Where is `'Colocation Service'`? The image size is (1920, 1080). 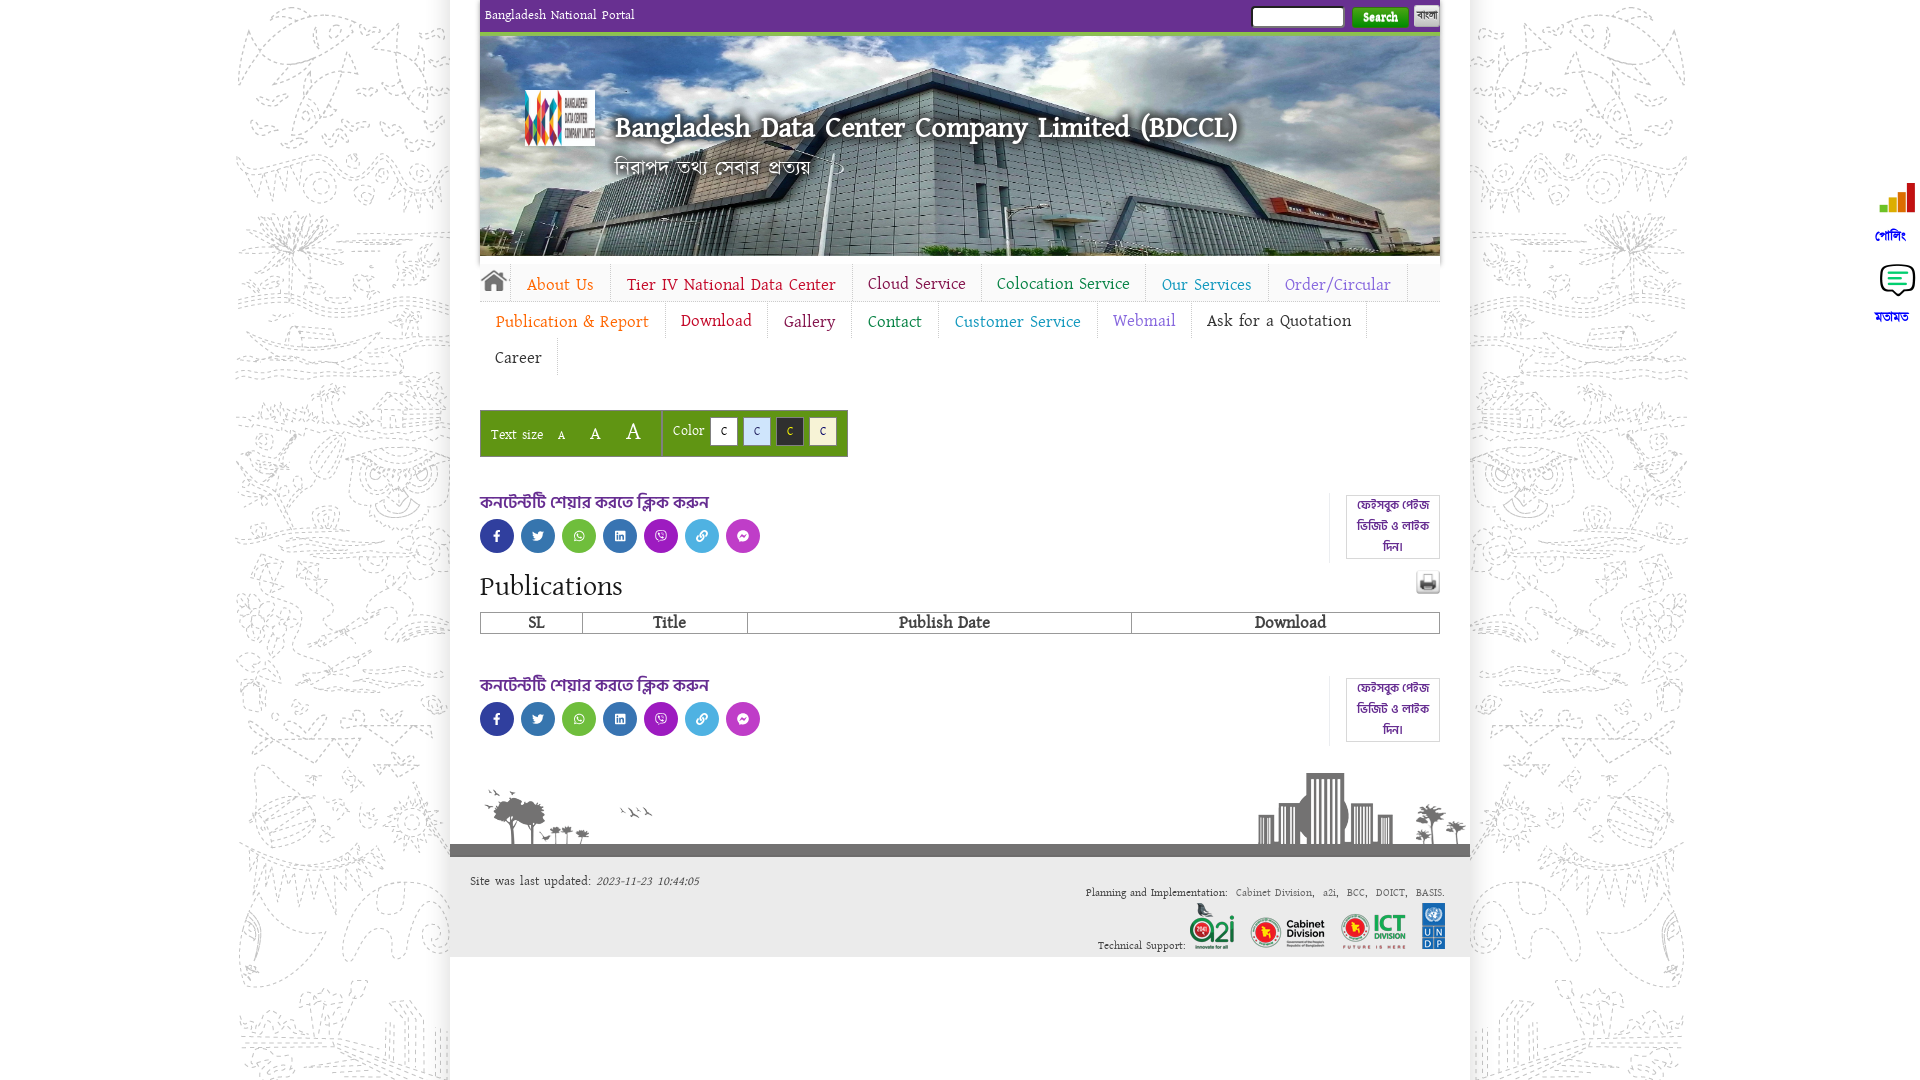
'Colocation Service' is located at coordinates (1062, 284).